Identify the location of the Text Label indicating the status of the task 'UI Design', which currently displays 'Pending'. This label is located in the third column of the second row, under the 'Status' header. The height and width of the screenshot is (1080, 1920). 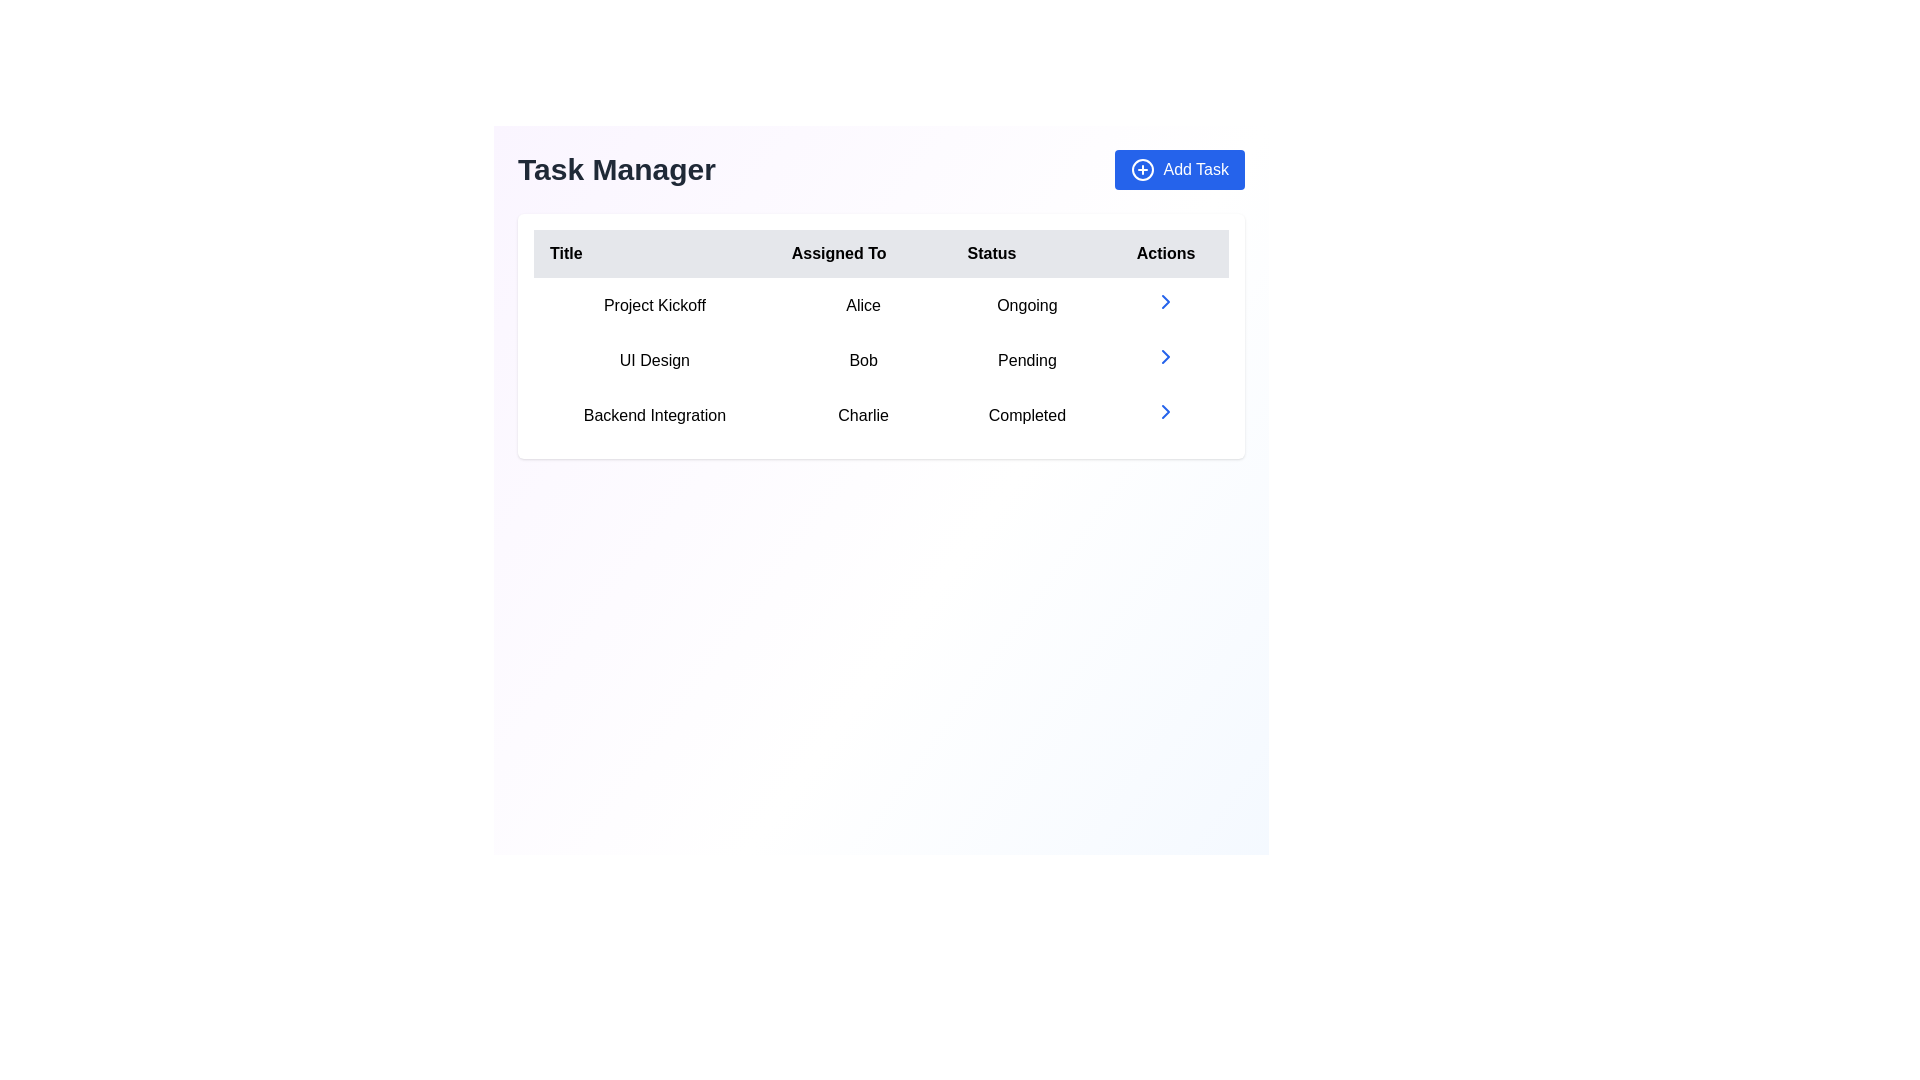
(1027, 360).